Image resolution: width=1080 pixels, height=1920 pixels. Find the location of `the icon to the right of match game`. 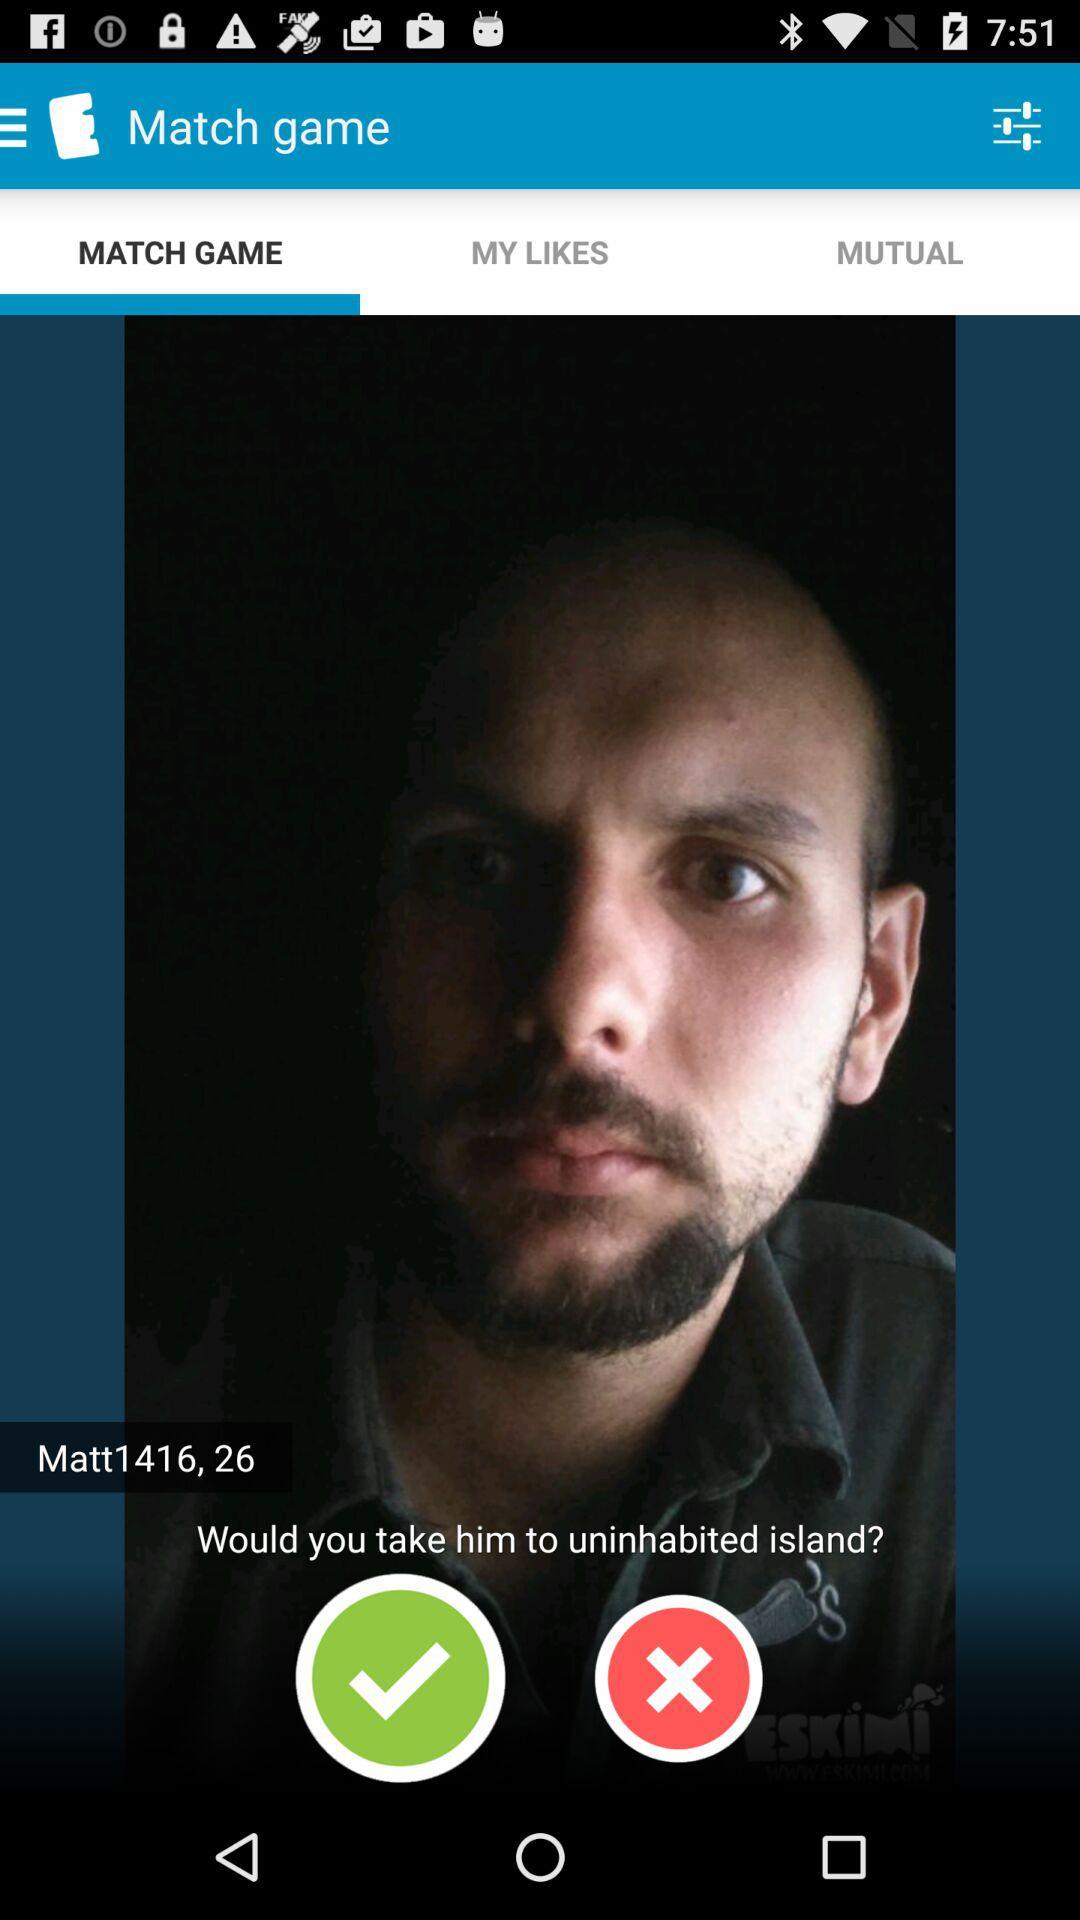

the icon to the right of match game is located at coordinates (540, 251).